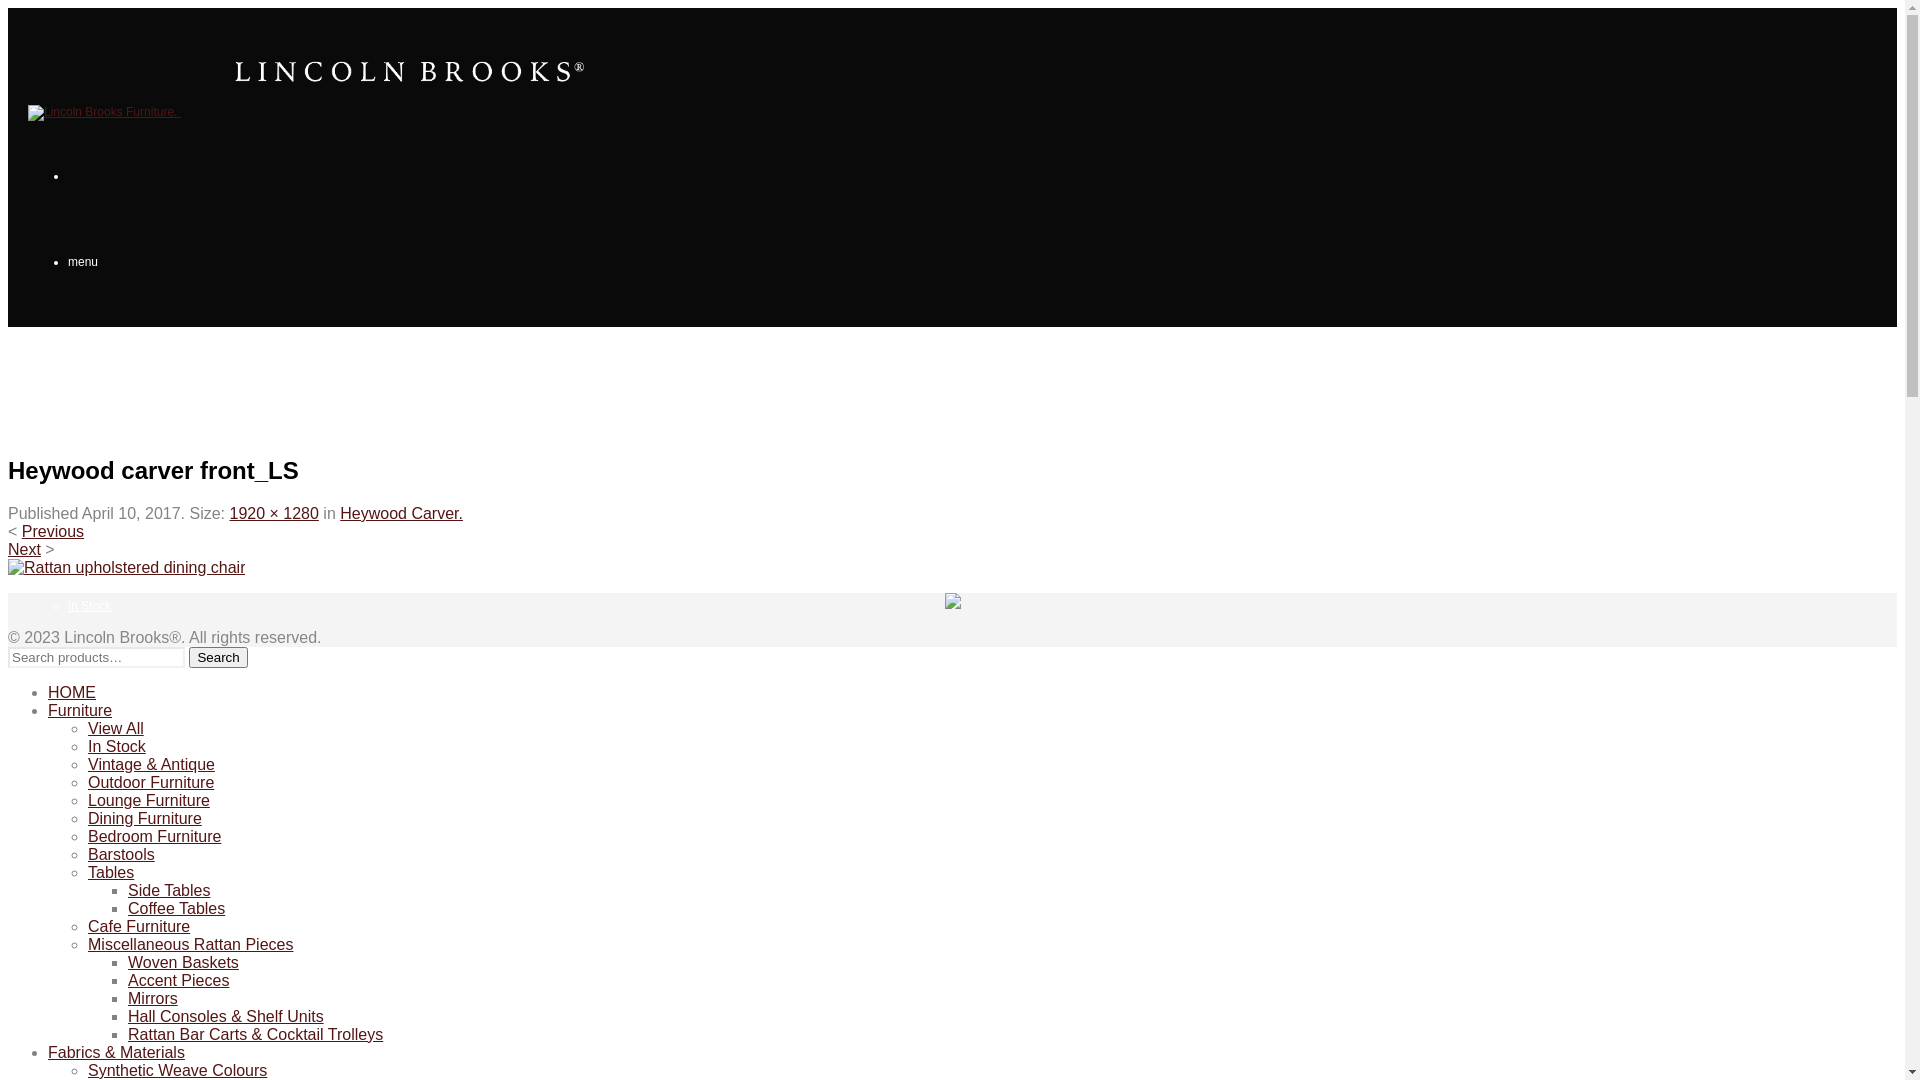  What do you see at coordinates (217, 657) in the screenshot?
I see `'Search'` at bounding box center [217, 657].